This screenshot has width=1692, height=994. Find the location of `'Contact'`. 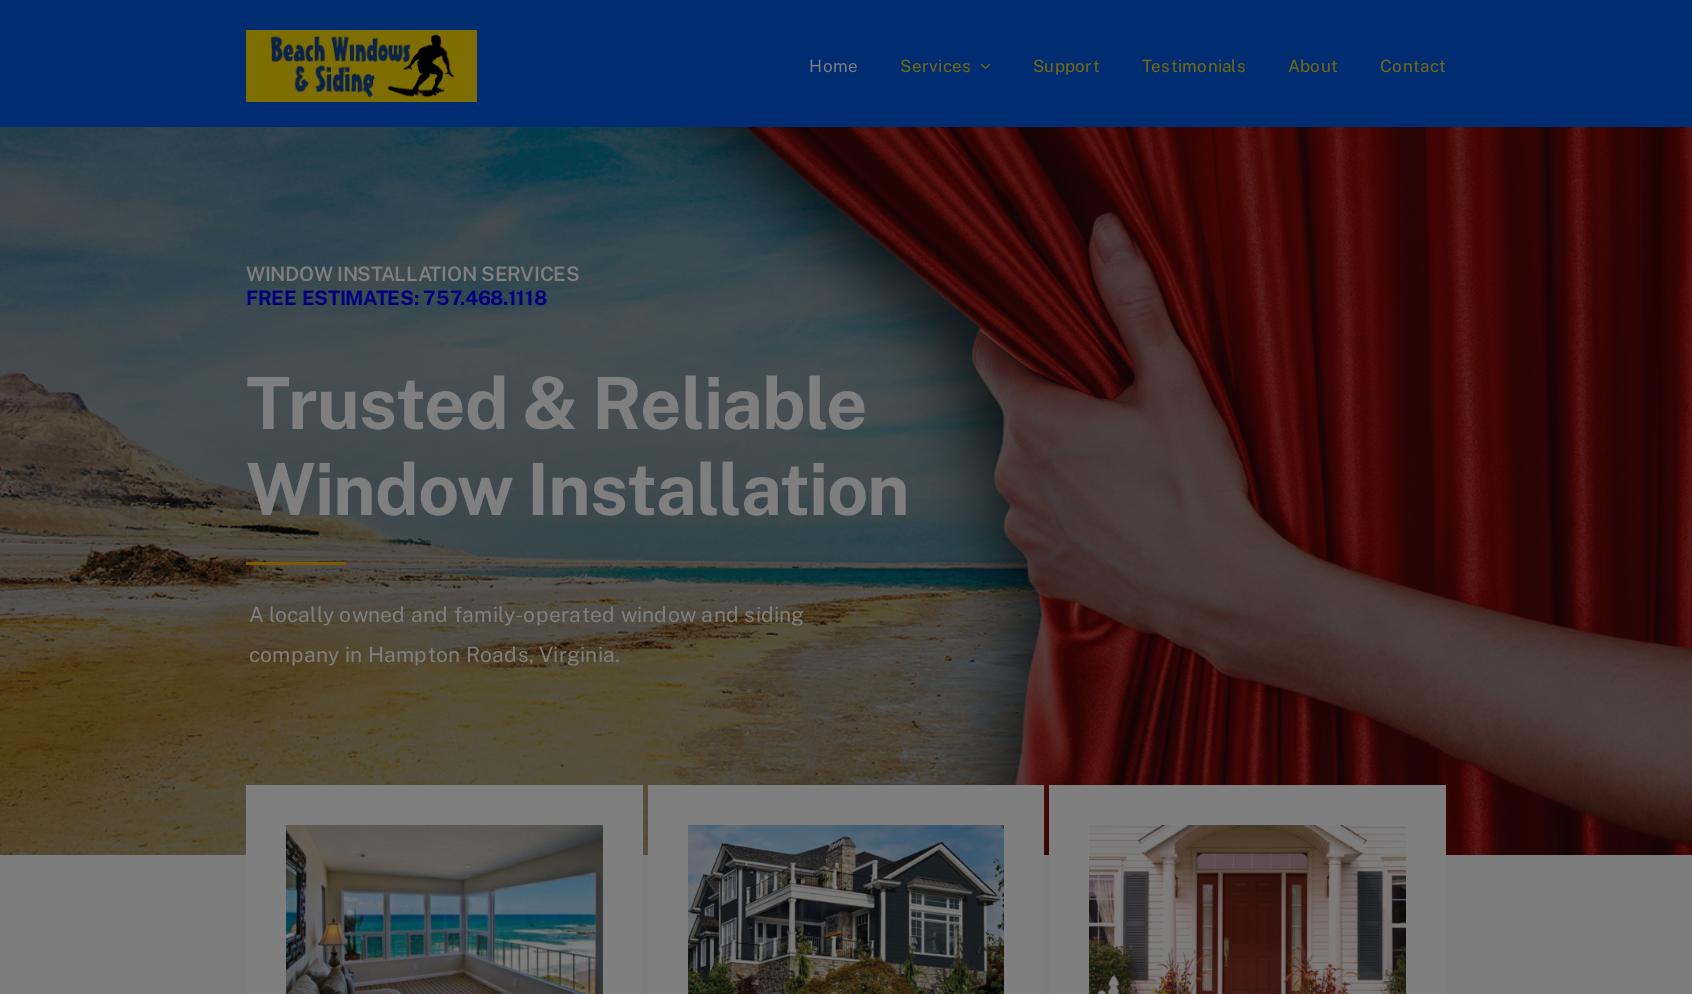

'Contact' is located at coordinates (1379, 64).